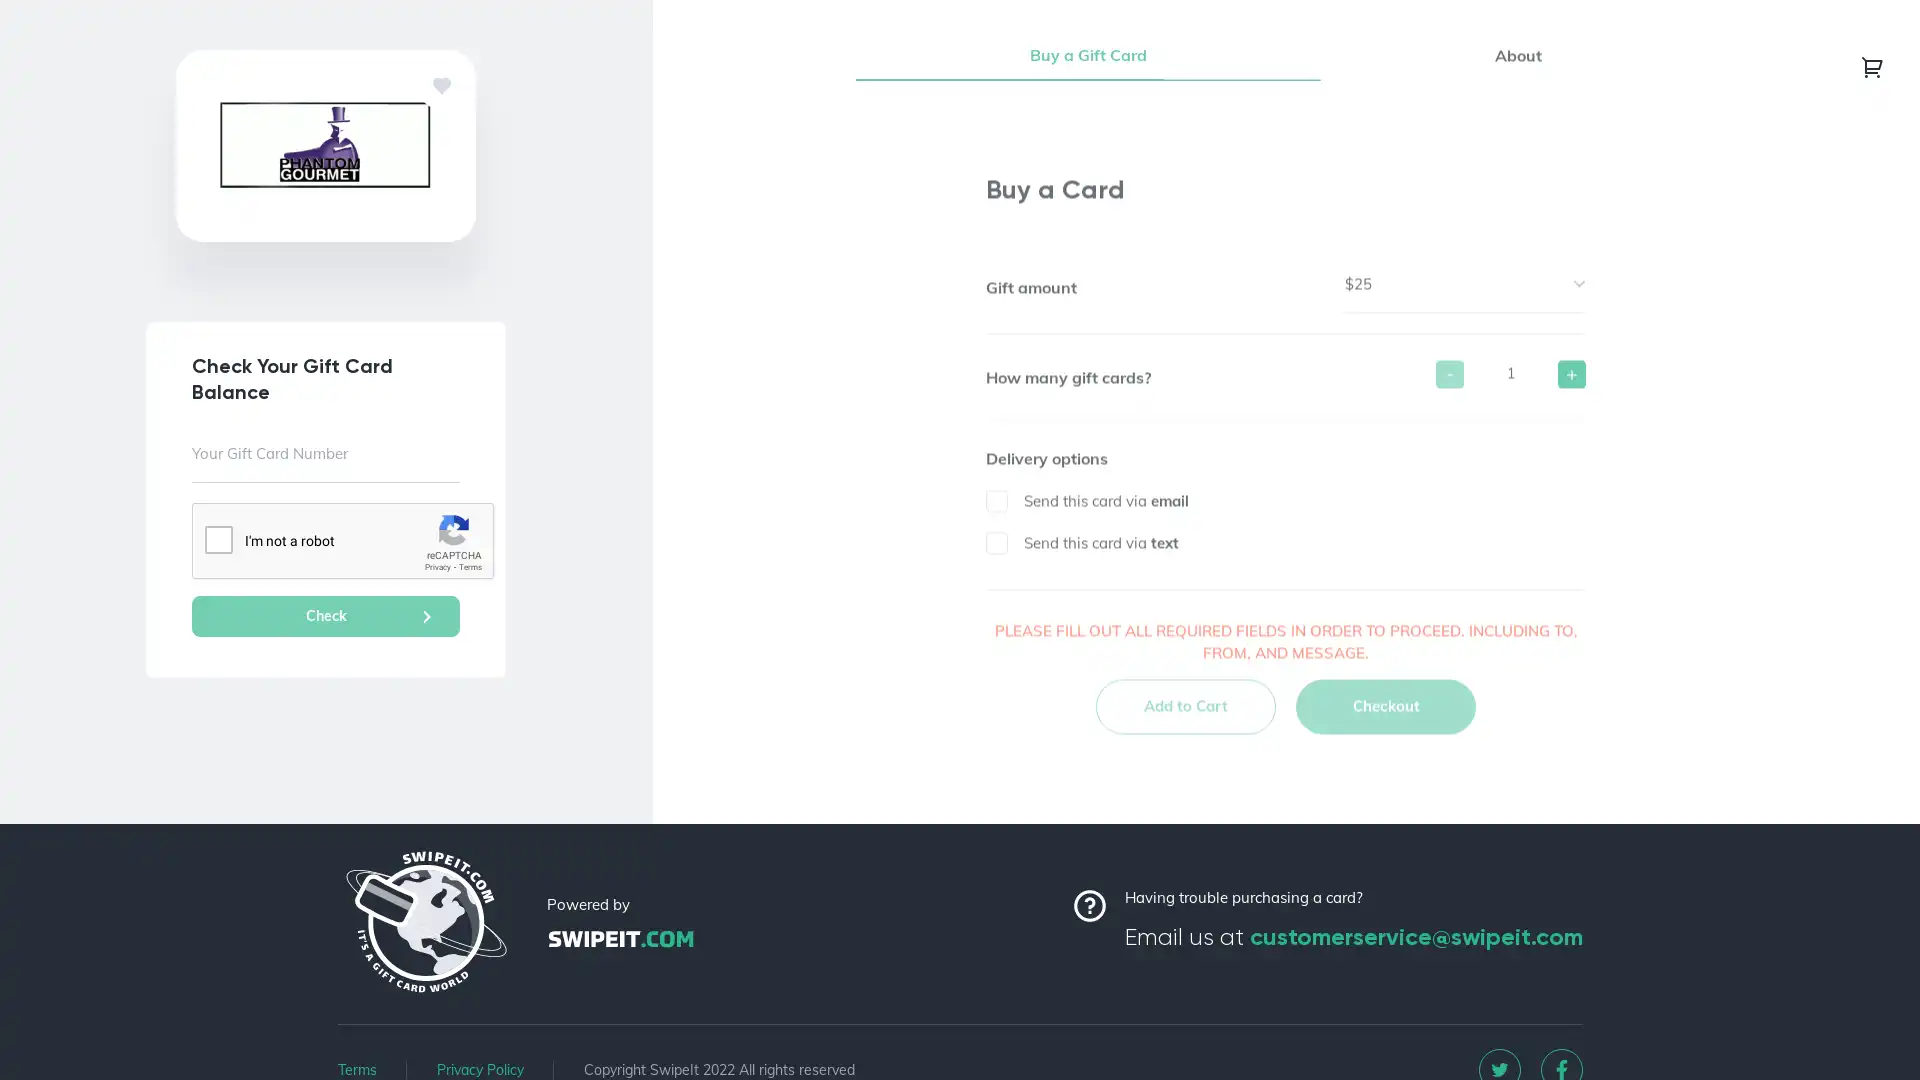 The height and width of the screenshot is (1080, 1920). I want to click on Toggle navigation, so click(1871, 65).